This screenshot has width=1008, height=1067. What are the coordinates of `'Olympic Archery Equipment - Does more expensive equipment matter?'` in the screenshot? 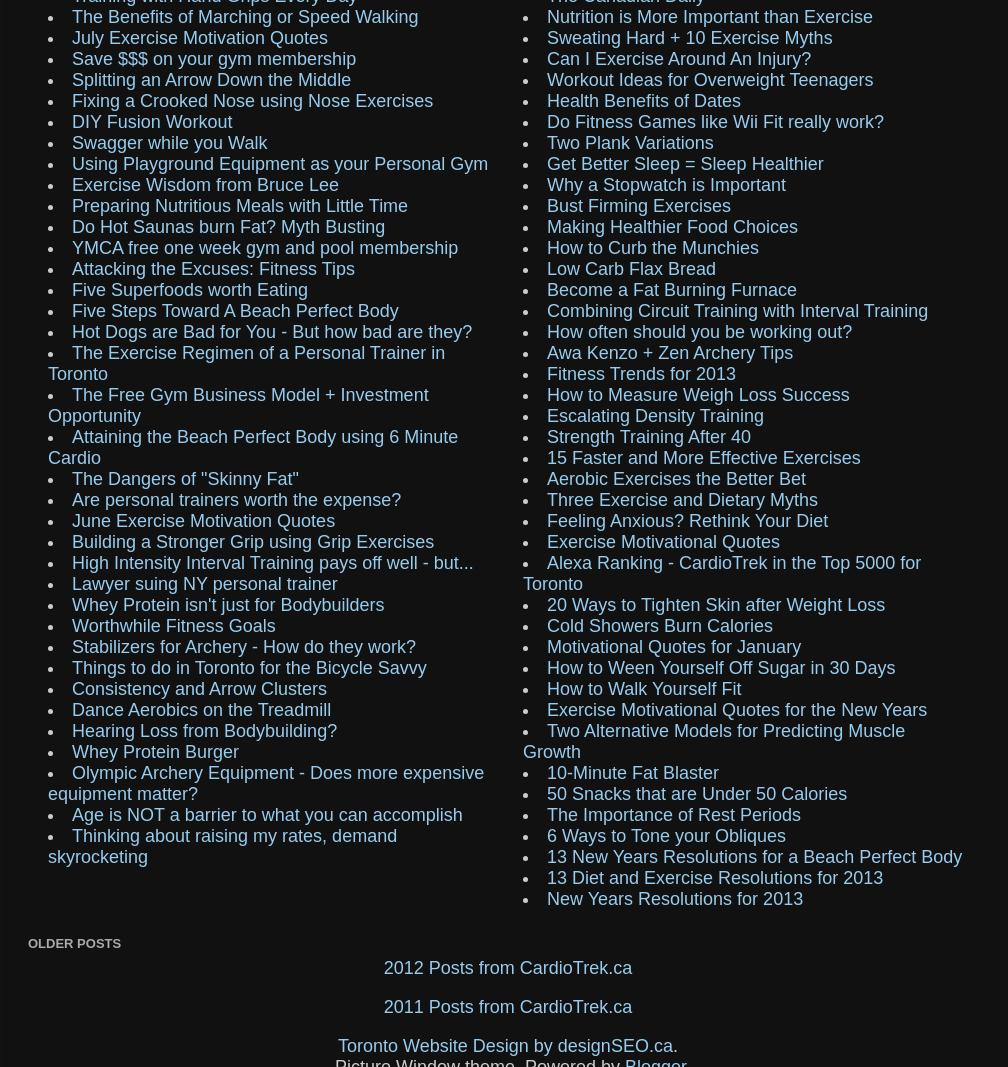 It's located at (47, 781).